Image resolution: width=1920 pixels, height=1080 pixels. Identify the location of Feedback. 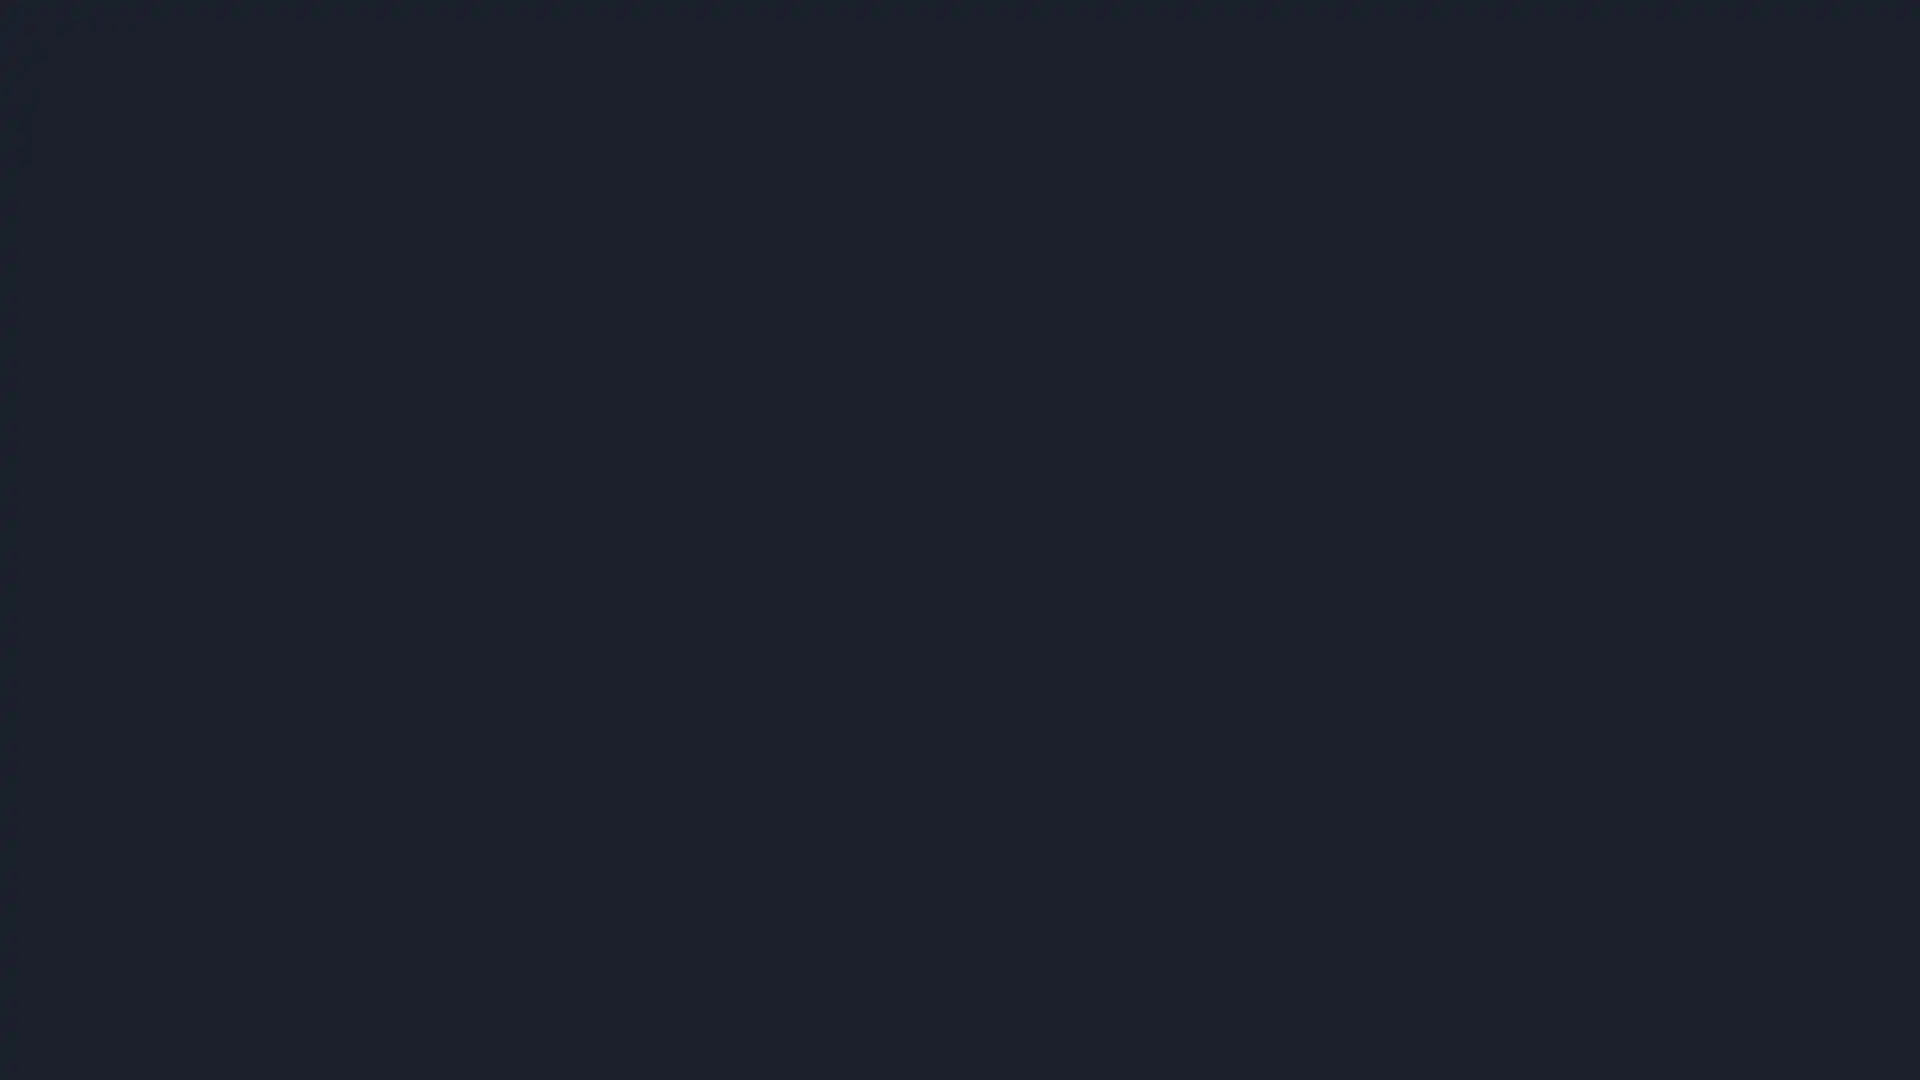
(1528, 1032).